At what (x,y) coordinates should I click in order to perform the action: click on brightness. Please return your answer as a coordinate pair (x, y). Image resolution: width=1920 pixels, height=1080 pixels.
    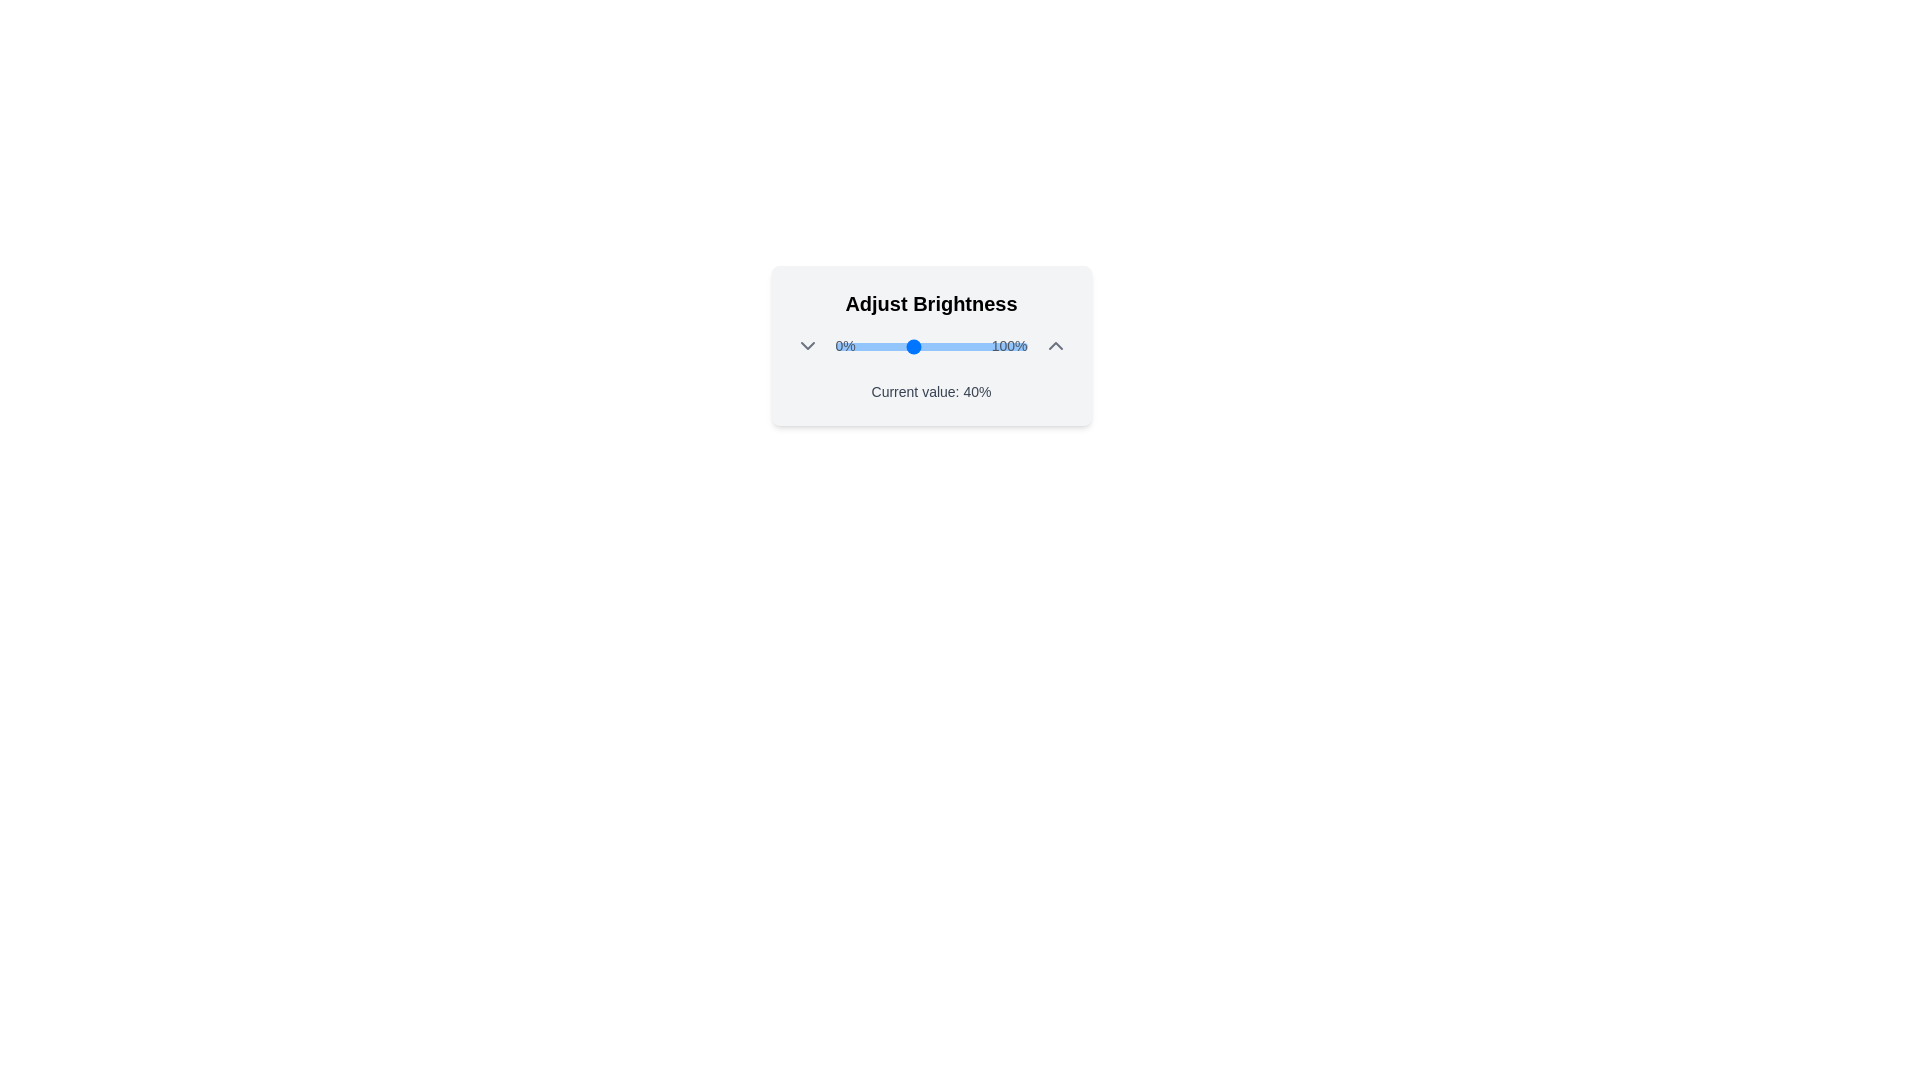
    Looking at the image, I should click on (964, 346).